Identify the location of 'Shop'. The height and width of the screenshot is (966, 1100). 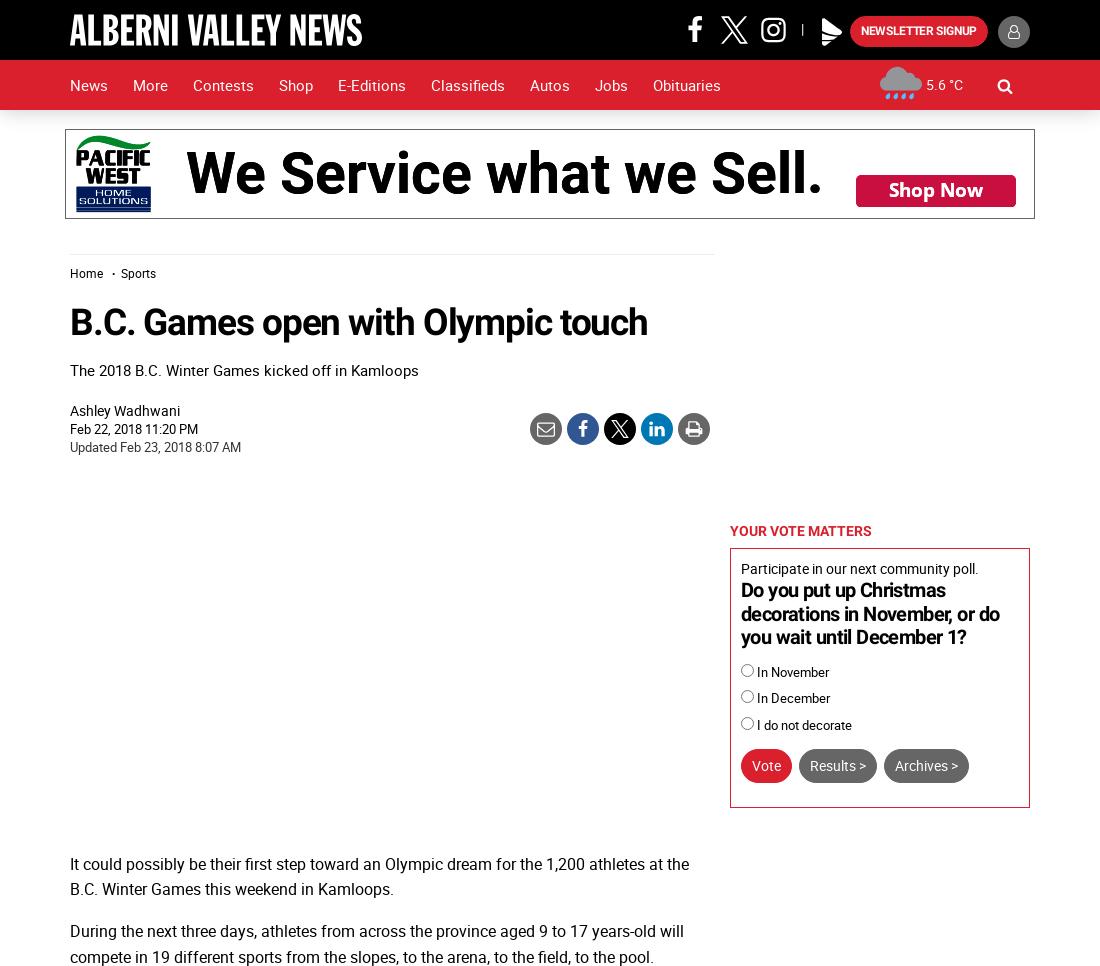
(295, 84).